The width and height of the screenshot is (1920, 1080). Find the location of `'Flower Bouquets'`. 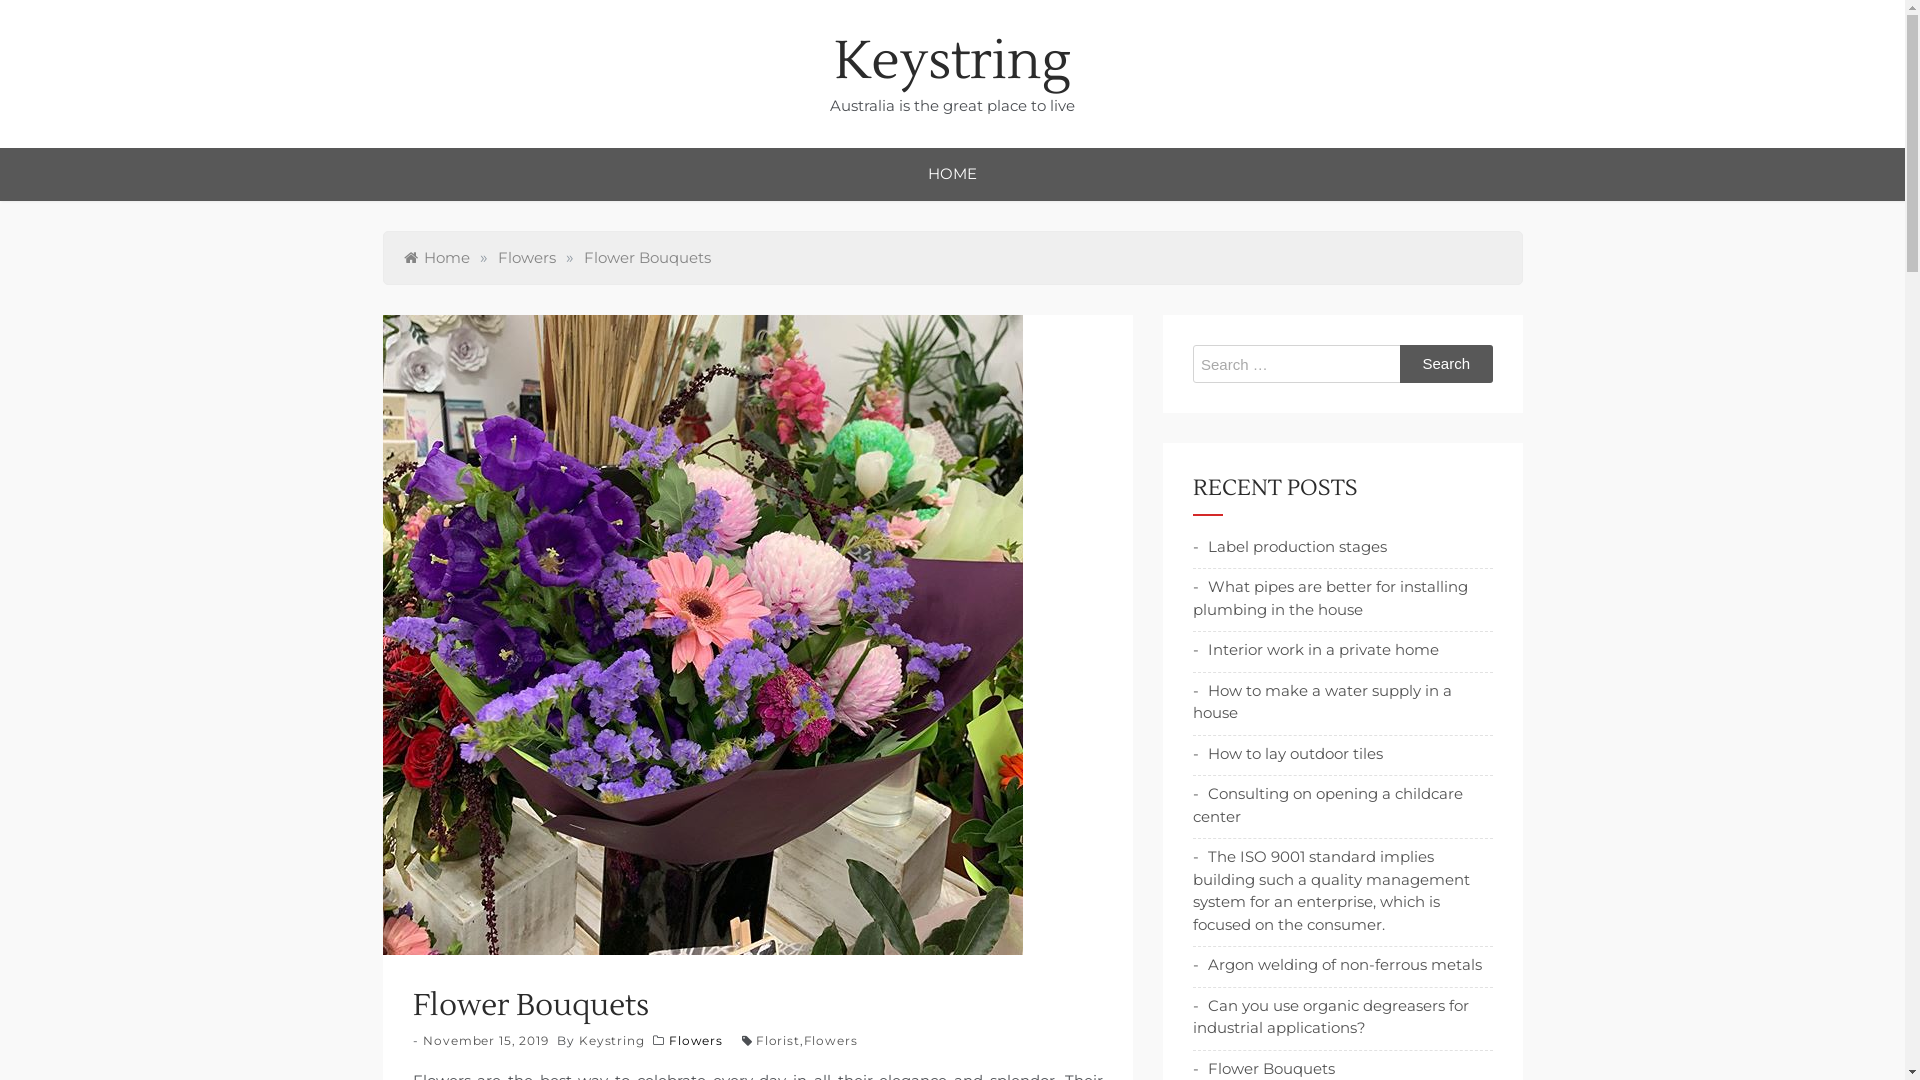

'Flower Bouquets' is located at coordinates (1191, 1067).